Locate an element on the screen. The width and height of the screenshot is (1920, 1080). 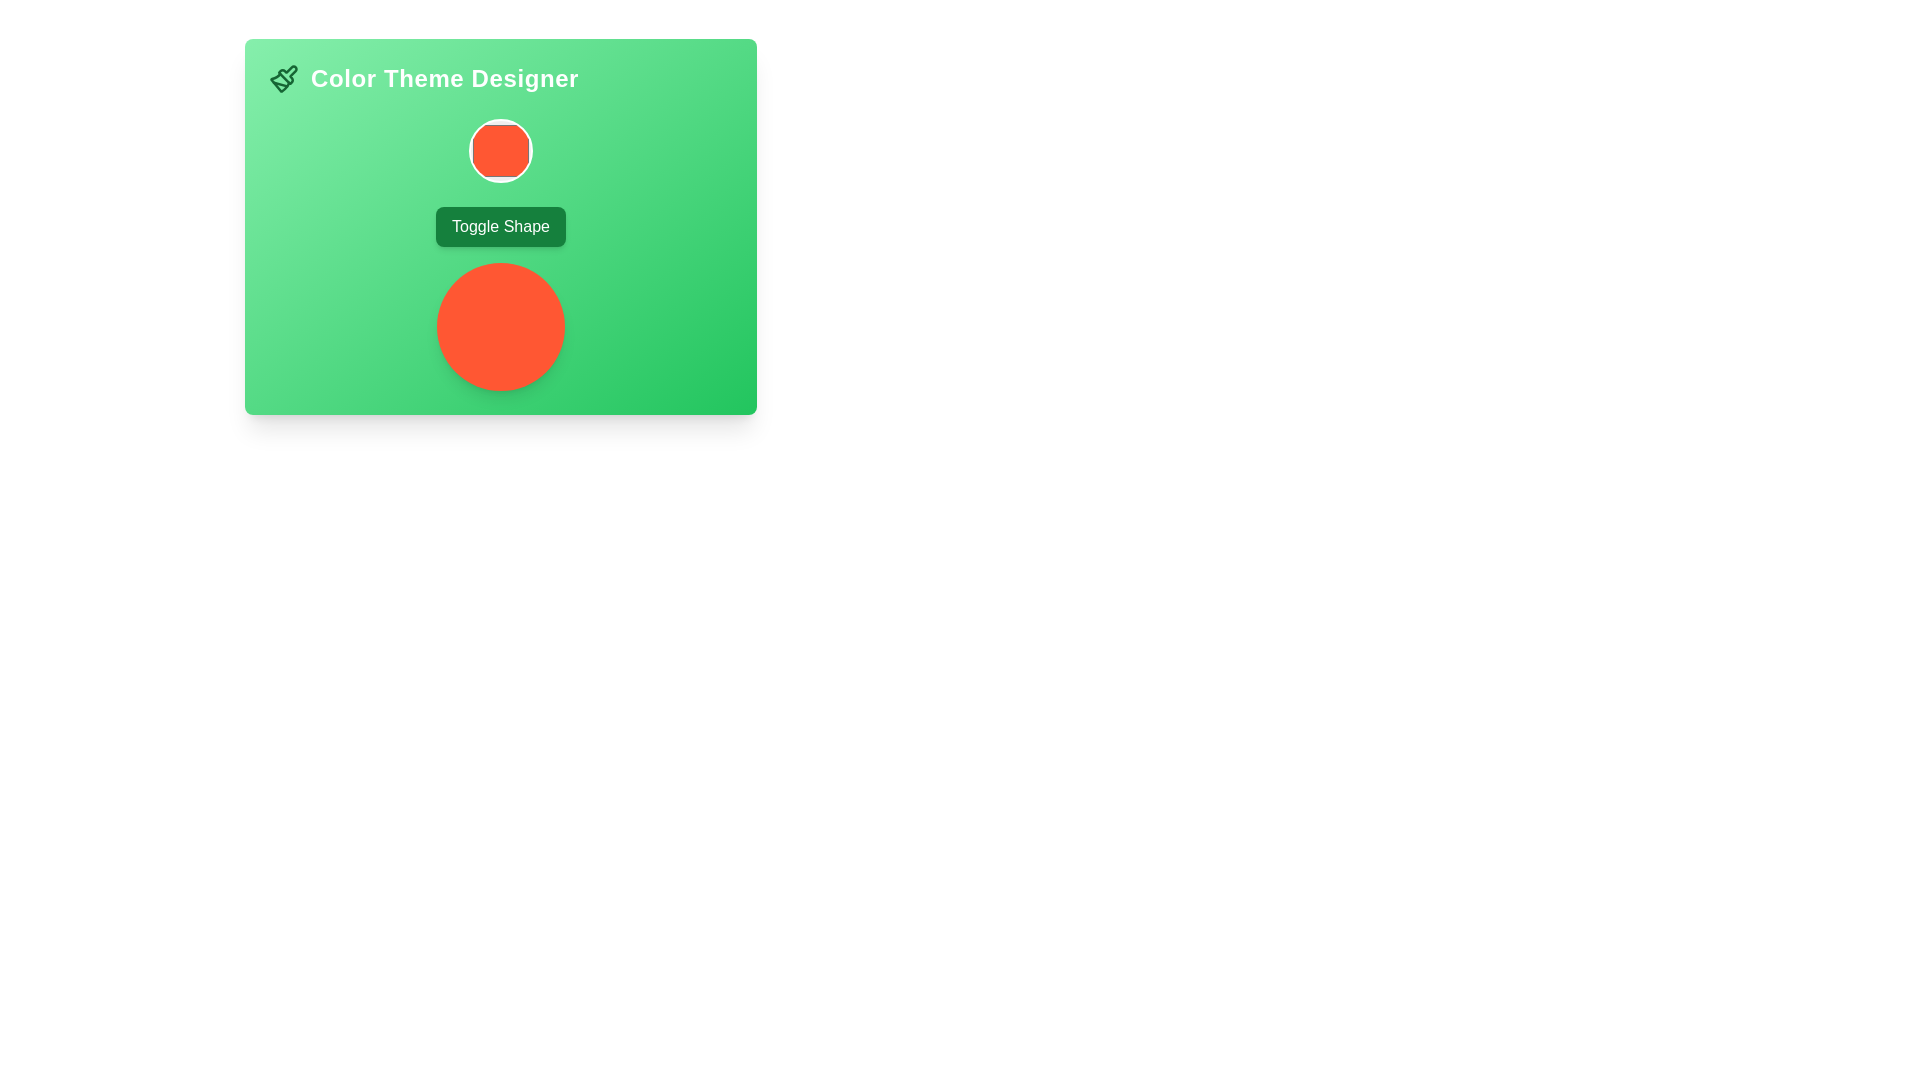
the Vector icon element that visually represents a part of the graphical paintbrush icon, indicating design or brush-related functionality is located at coordinates (286, 74).